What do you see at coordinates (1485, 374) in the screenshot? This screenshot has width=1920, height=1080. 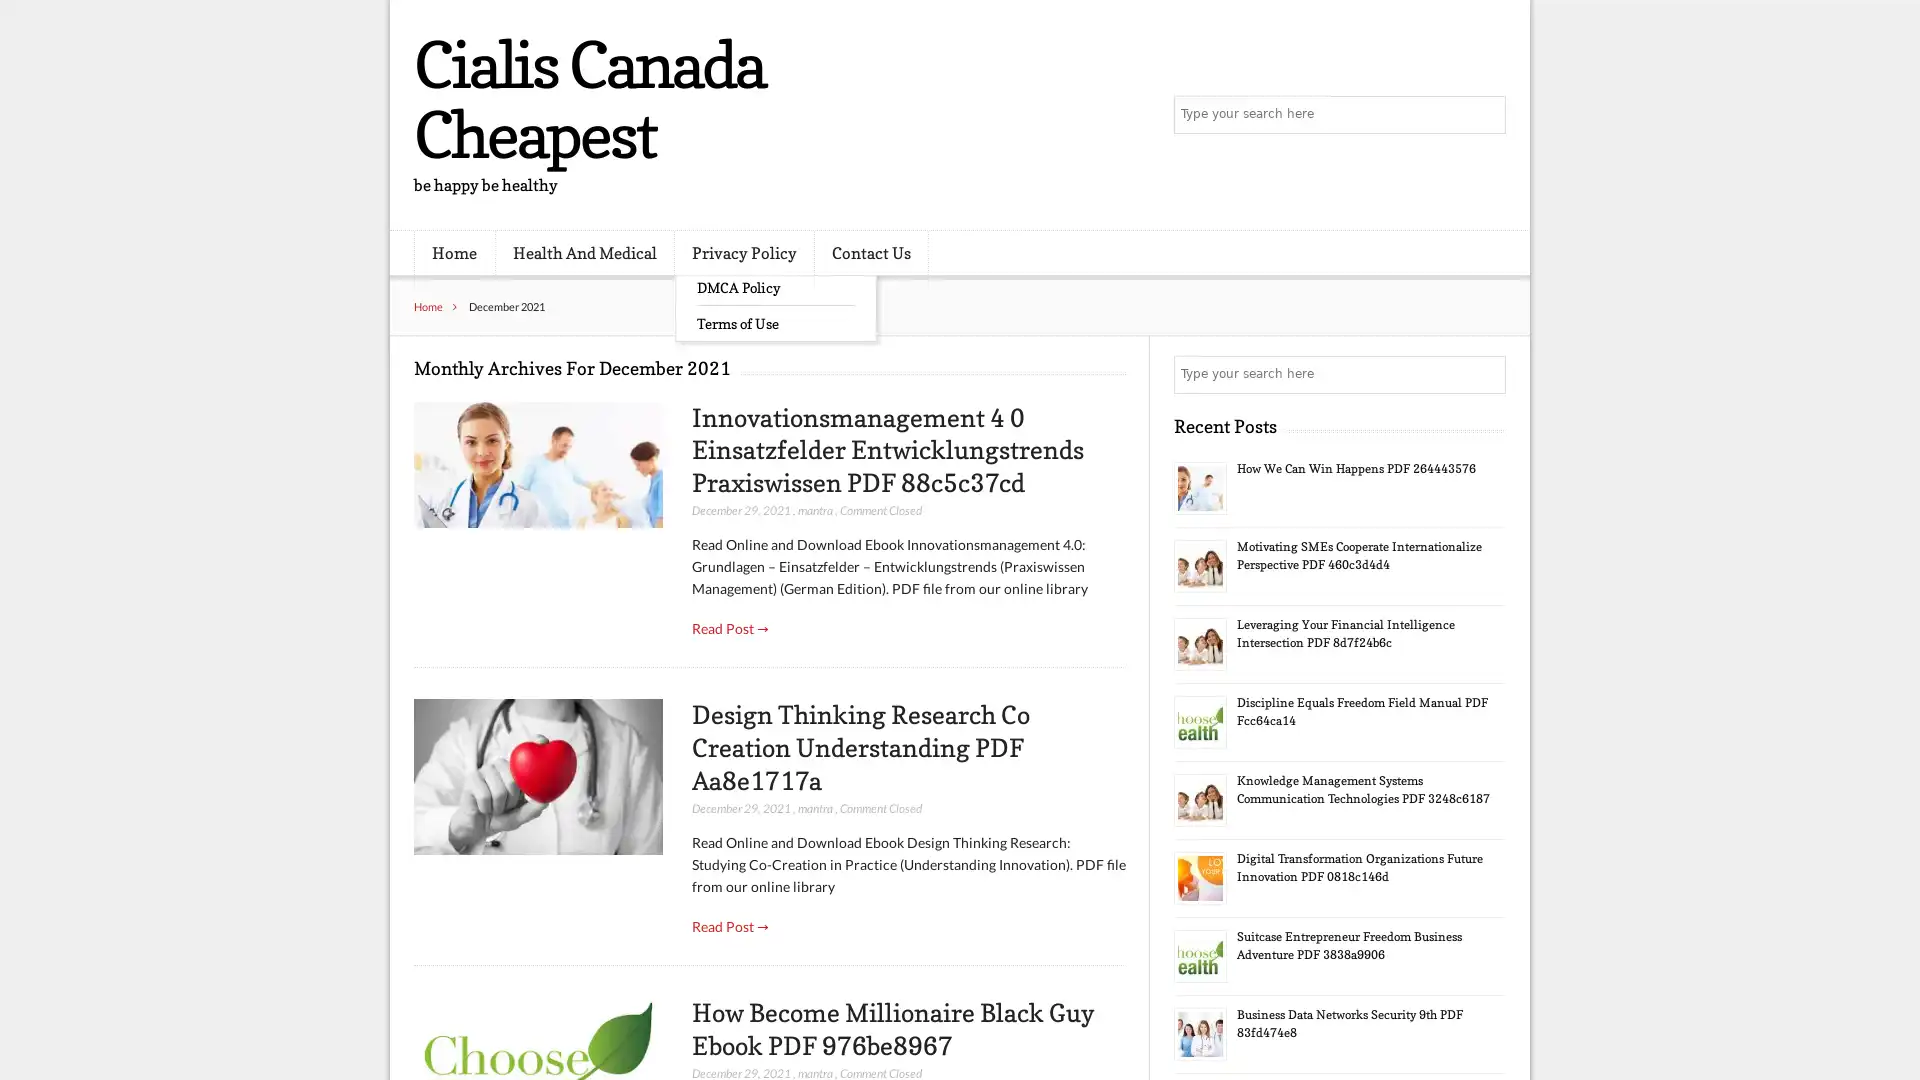 I see `Search` at bounding box center [1485, 374].